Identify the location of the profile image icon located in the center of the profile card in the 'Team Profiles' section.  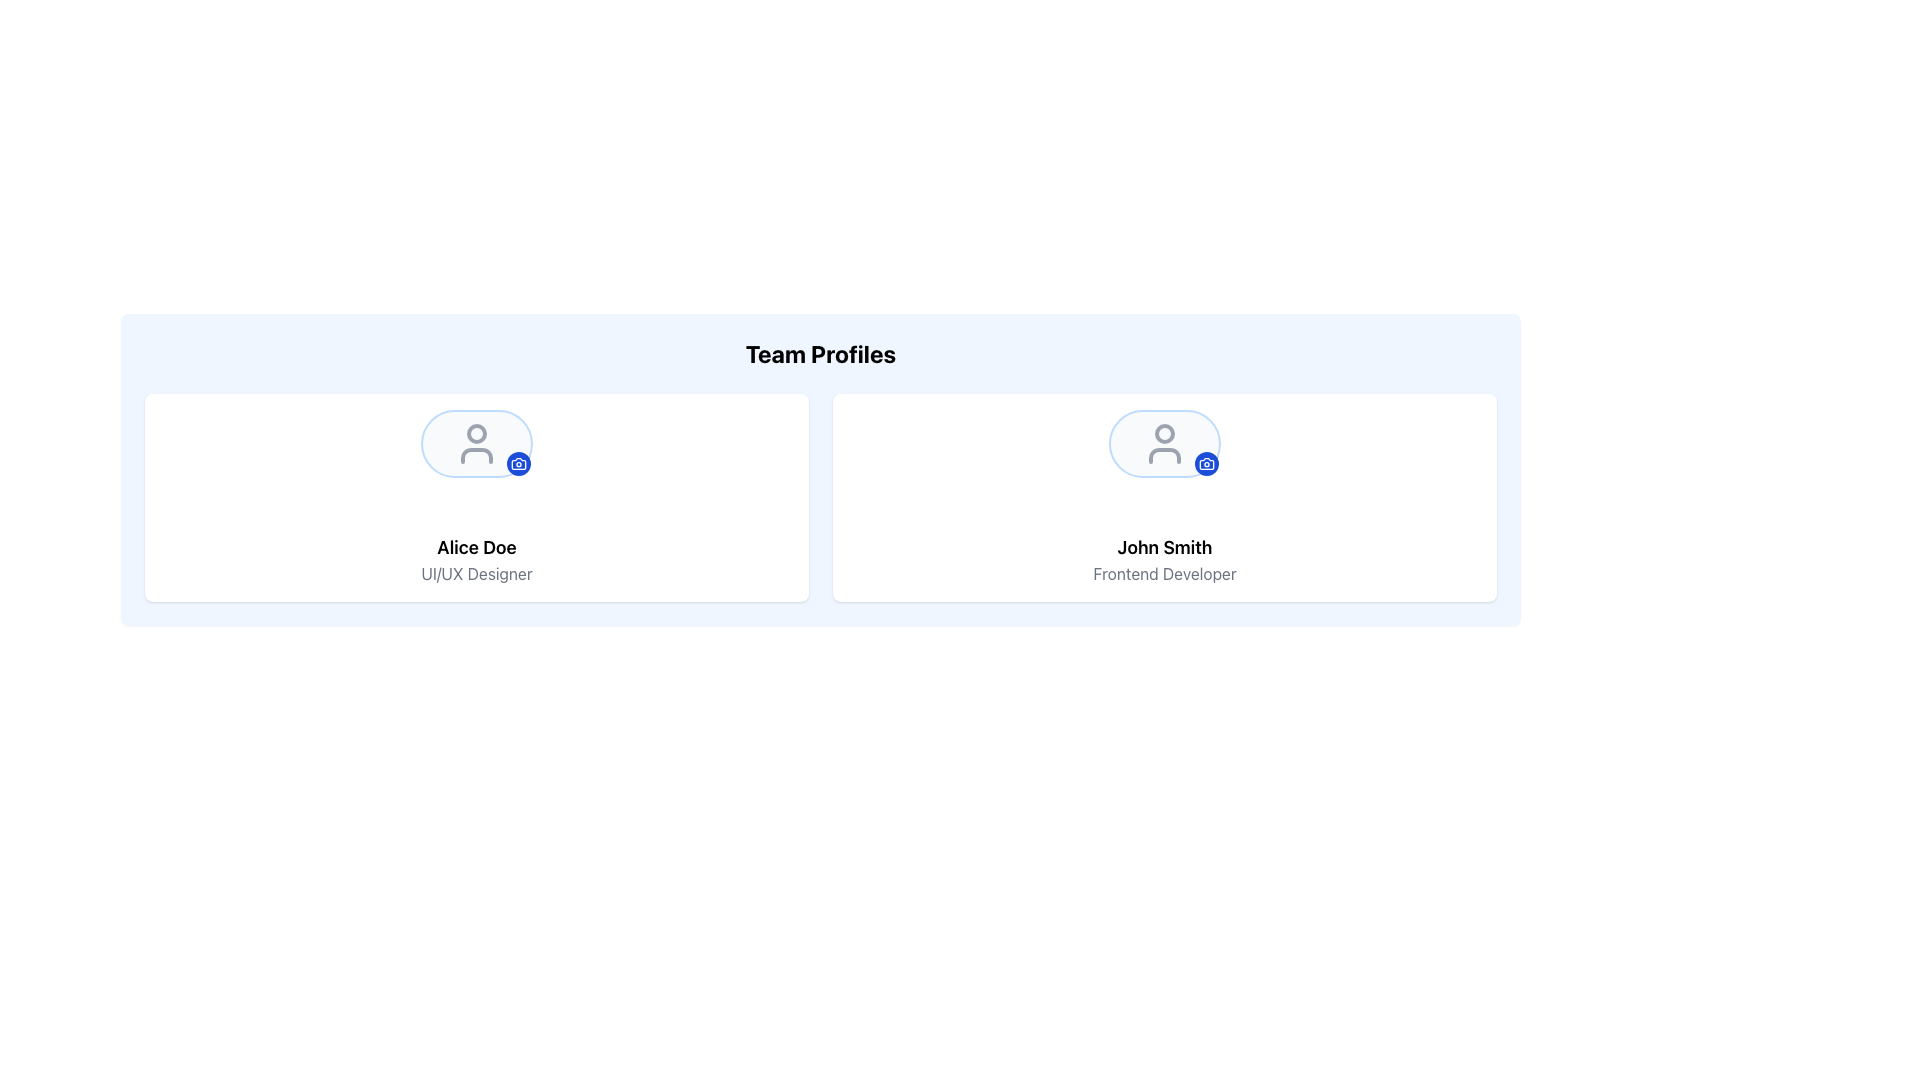
(1165, 442).